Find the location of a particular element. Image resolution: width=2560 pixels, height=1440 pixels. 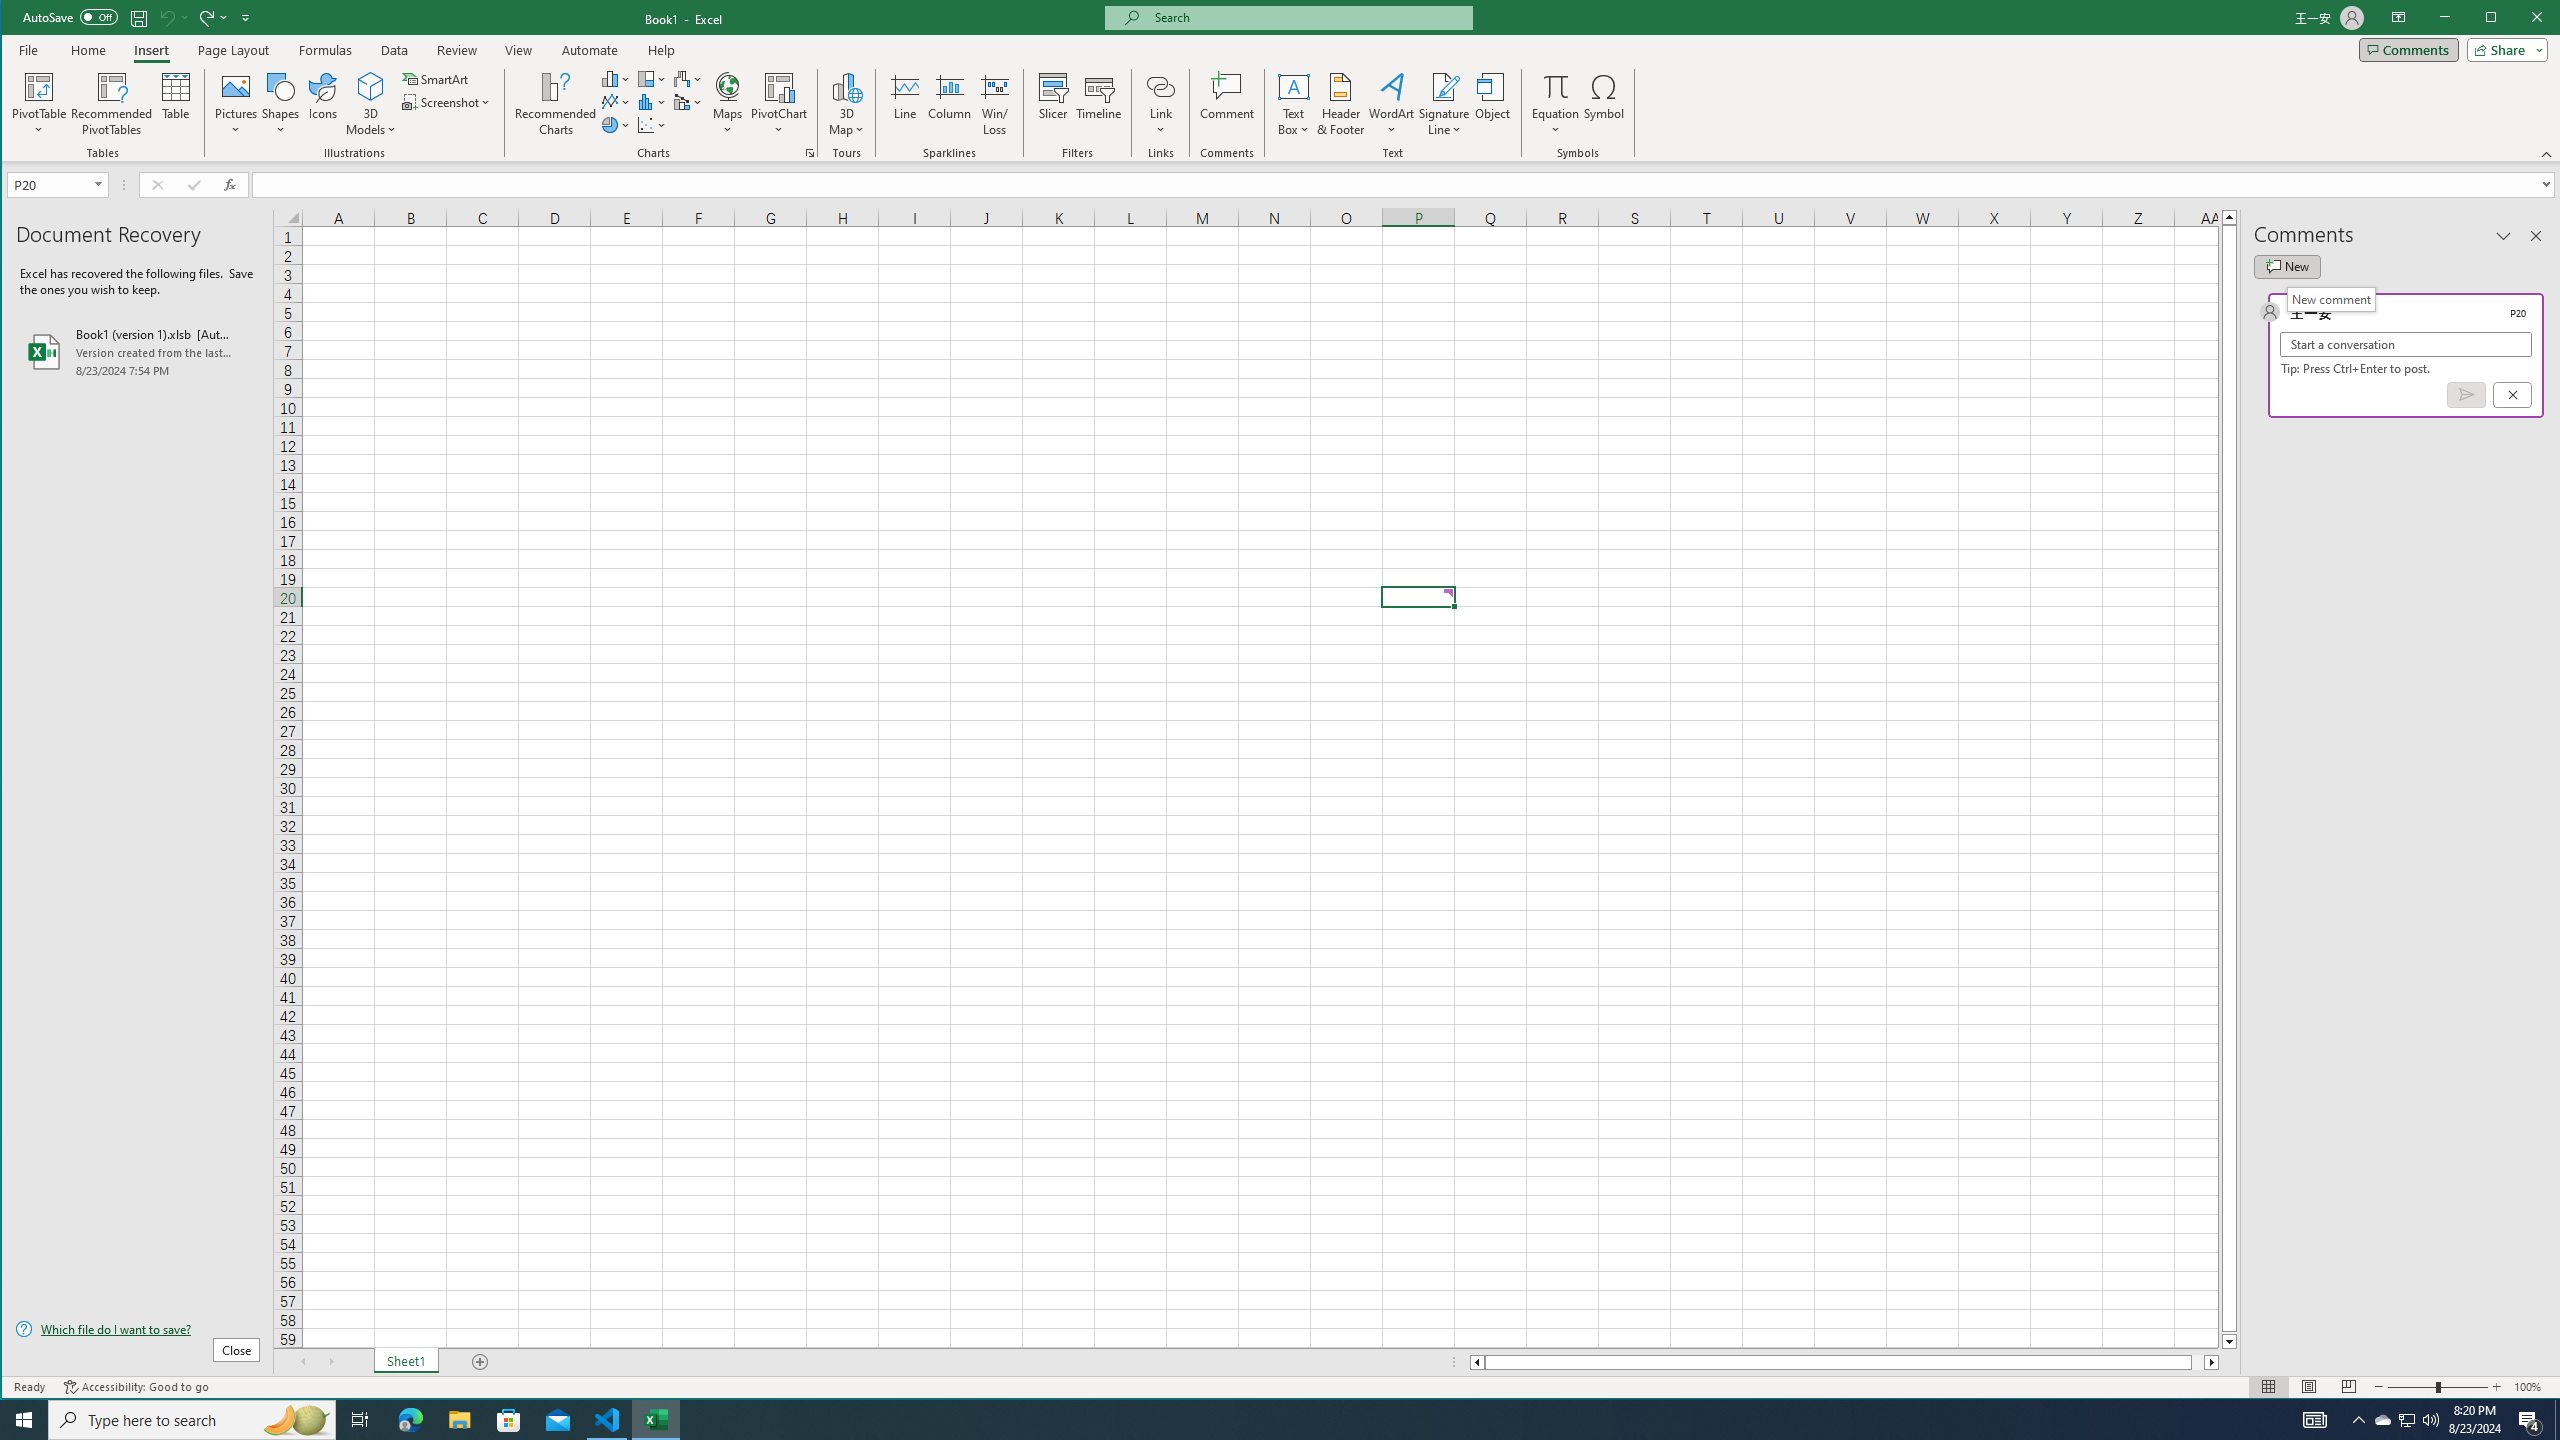

'Link' is located at coordinates (1159, 85).